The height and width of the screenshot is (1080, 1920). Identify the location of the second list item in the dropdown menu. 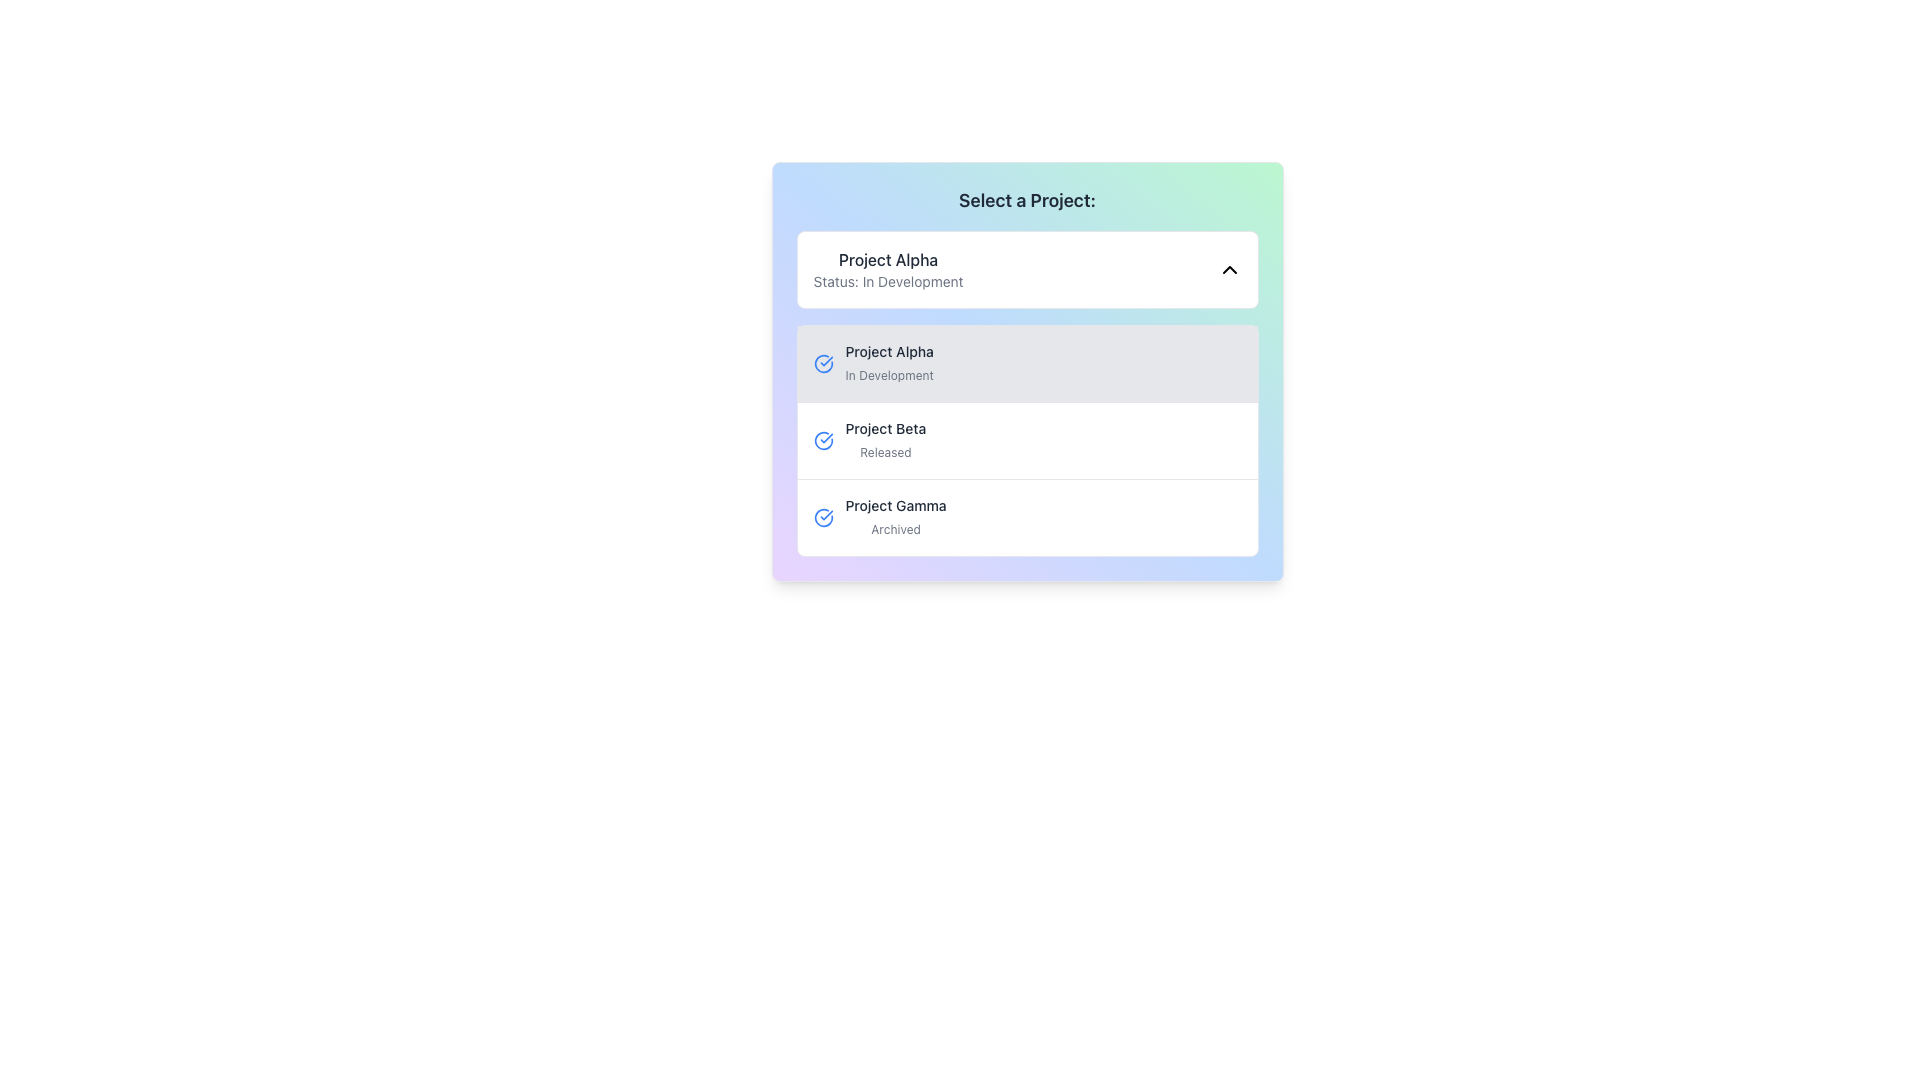
(1027, 439).